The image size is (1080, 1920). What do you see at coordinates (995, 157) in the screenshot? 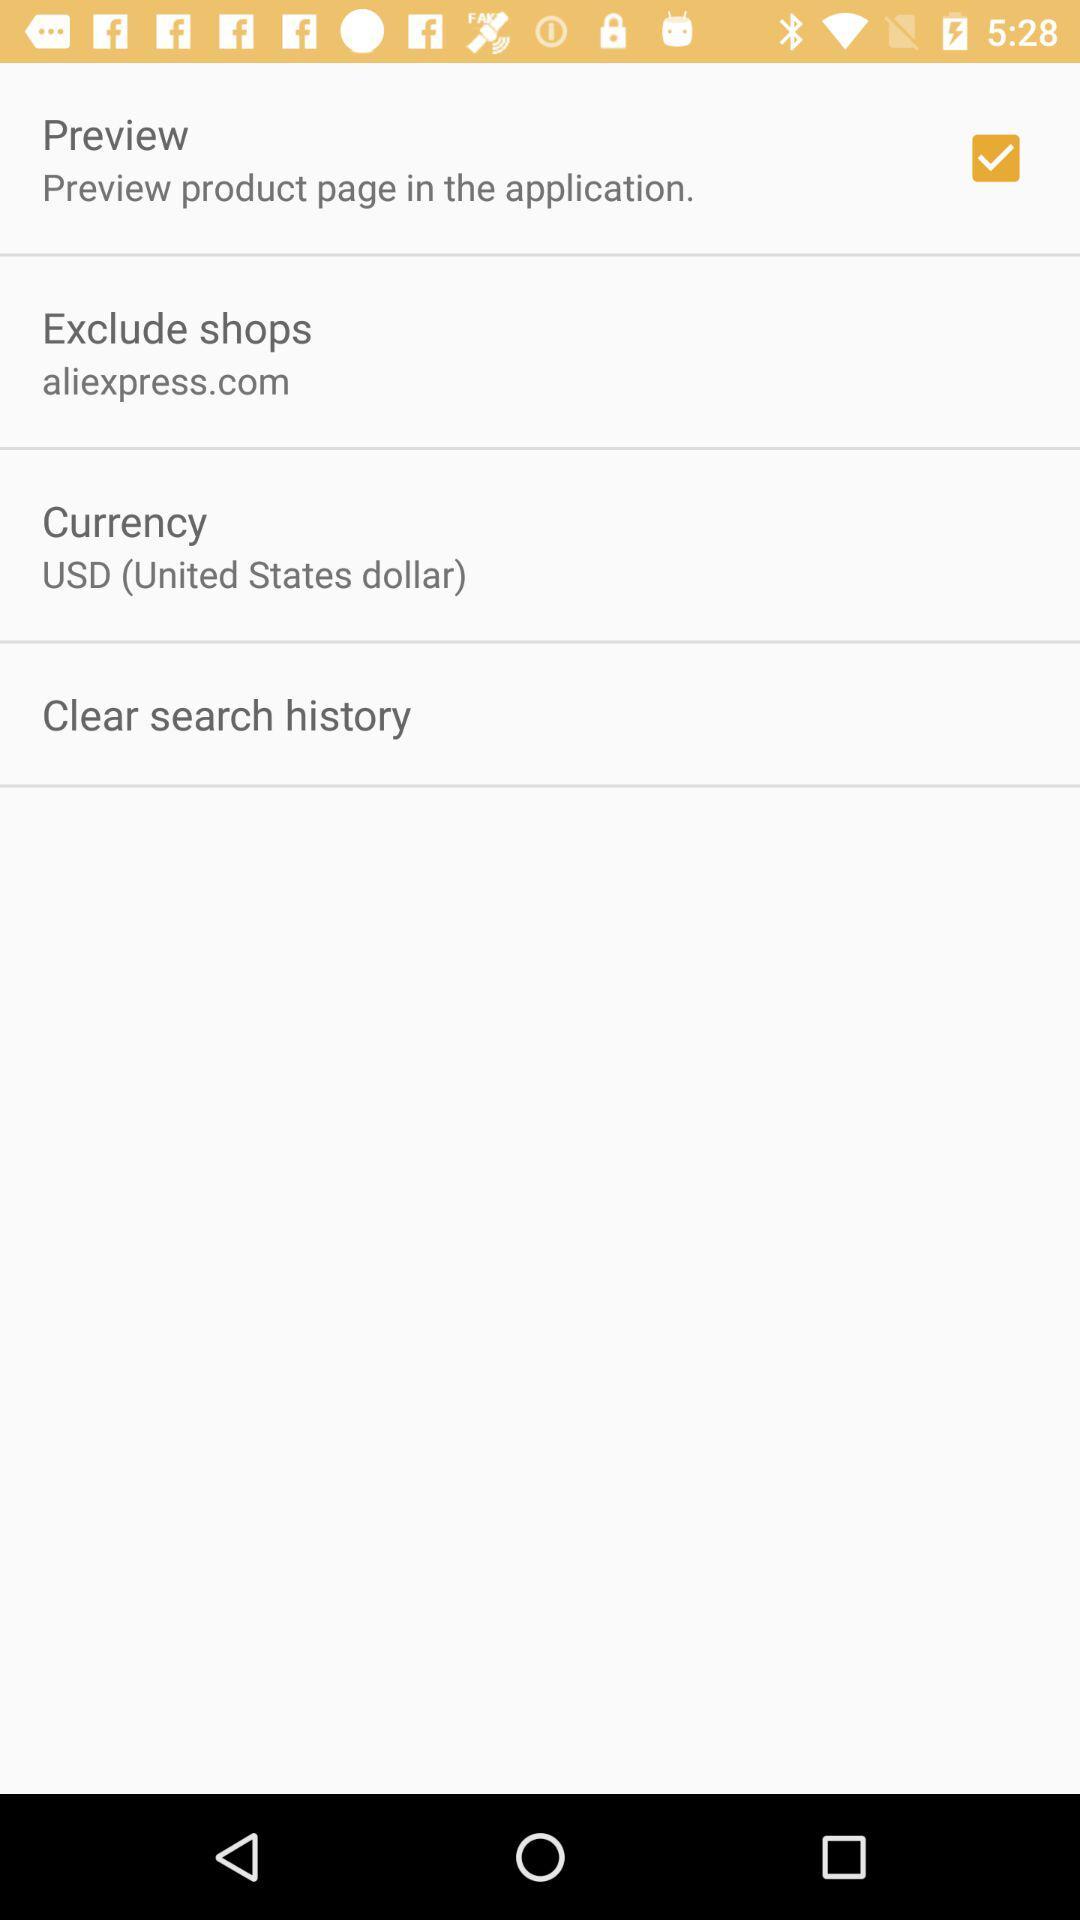
I see `the item at the top right corner` at bounding box center [995, 157].